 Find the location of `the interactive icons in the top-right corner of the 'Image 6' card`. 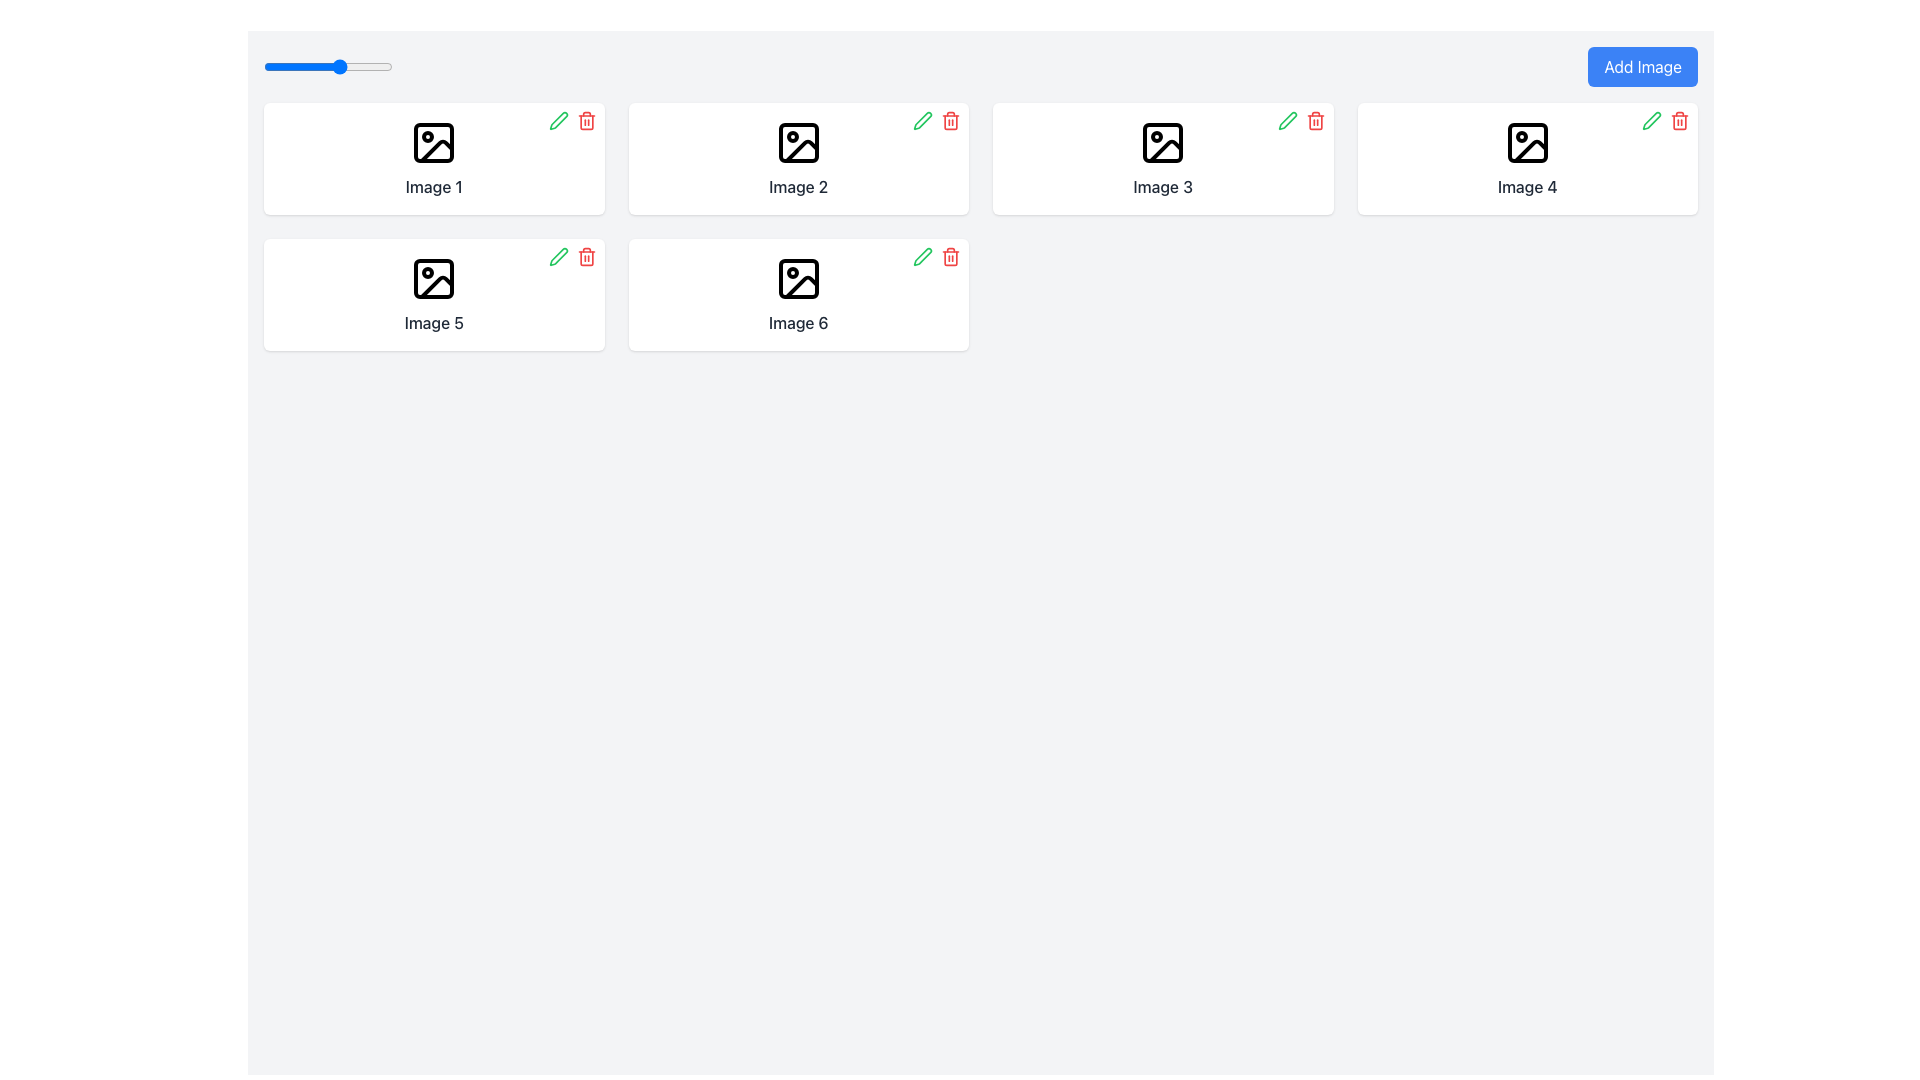

the interactive icons in the top-right corner of the 'Image 6' card is located at coordinates (935, 256).